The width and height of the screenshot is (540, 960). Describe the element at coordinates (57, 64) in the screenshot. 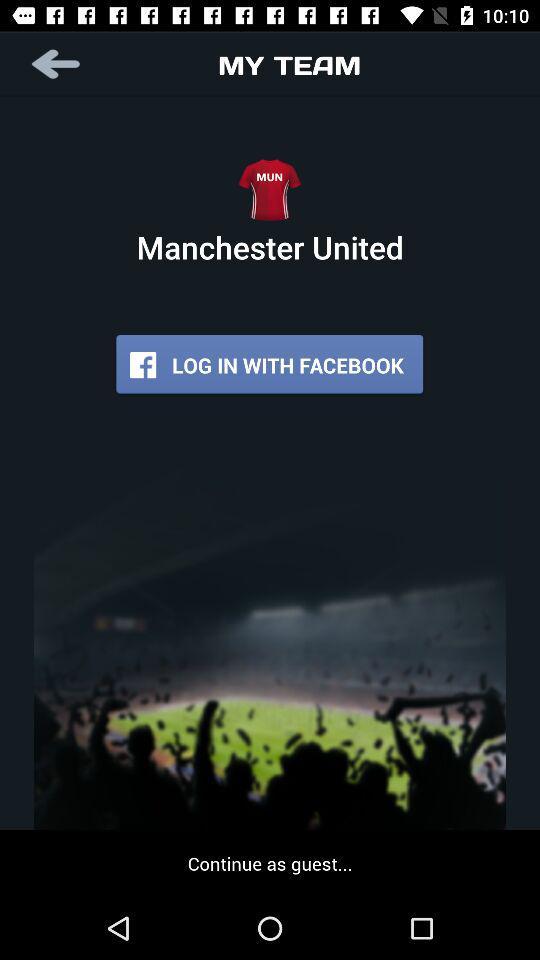

I see `button at the top left corner` at that location.